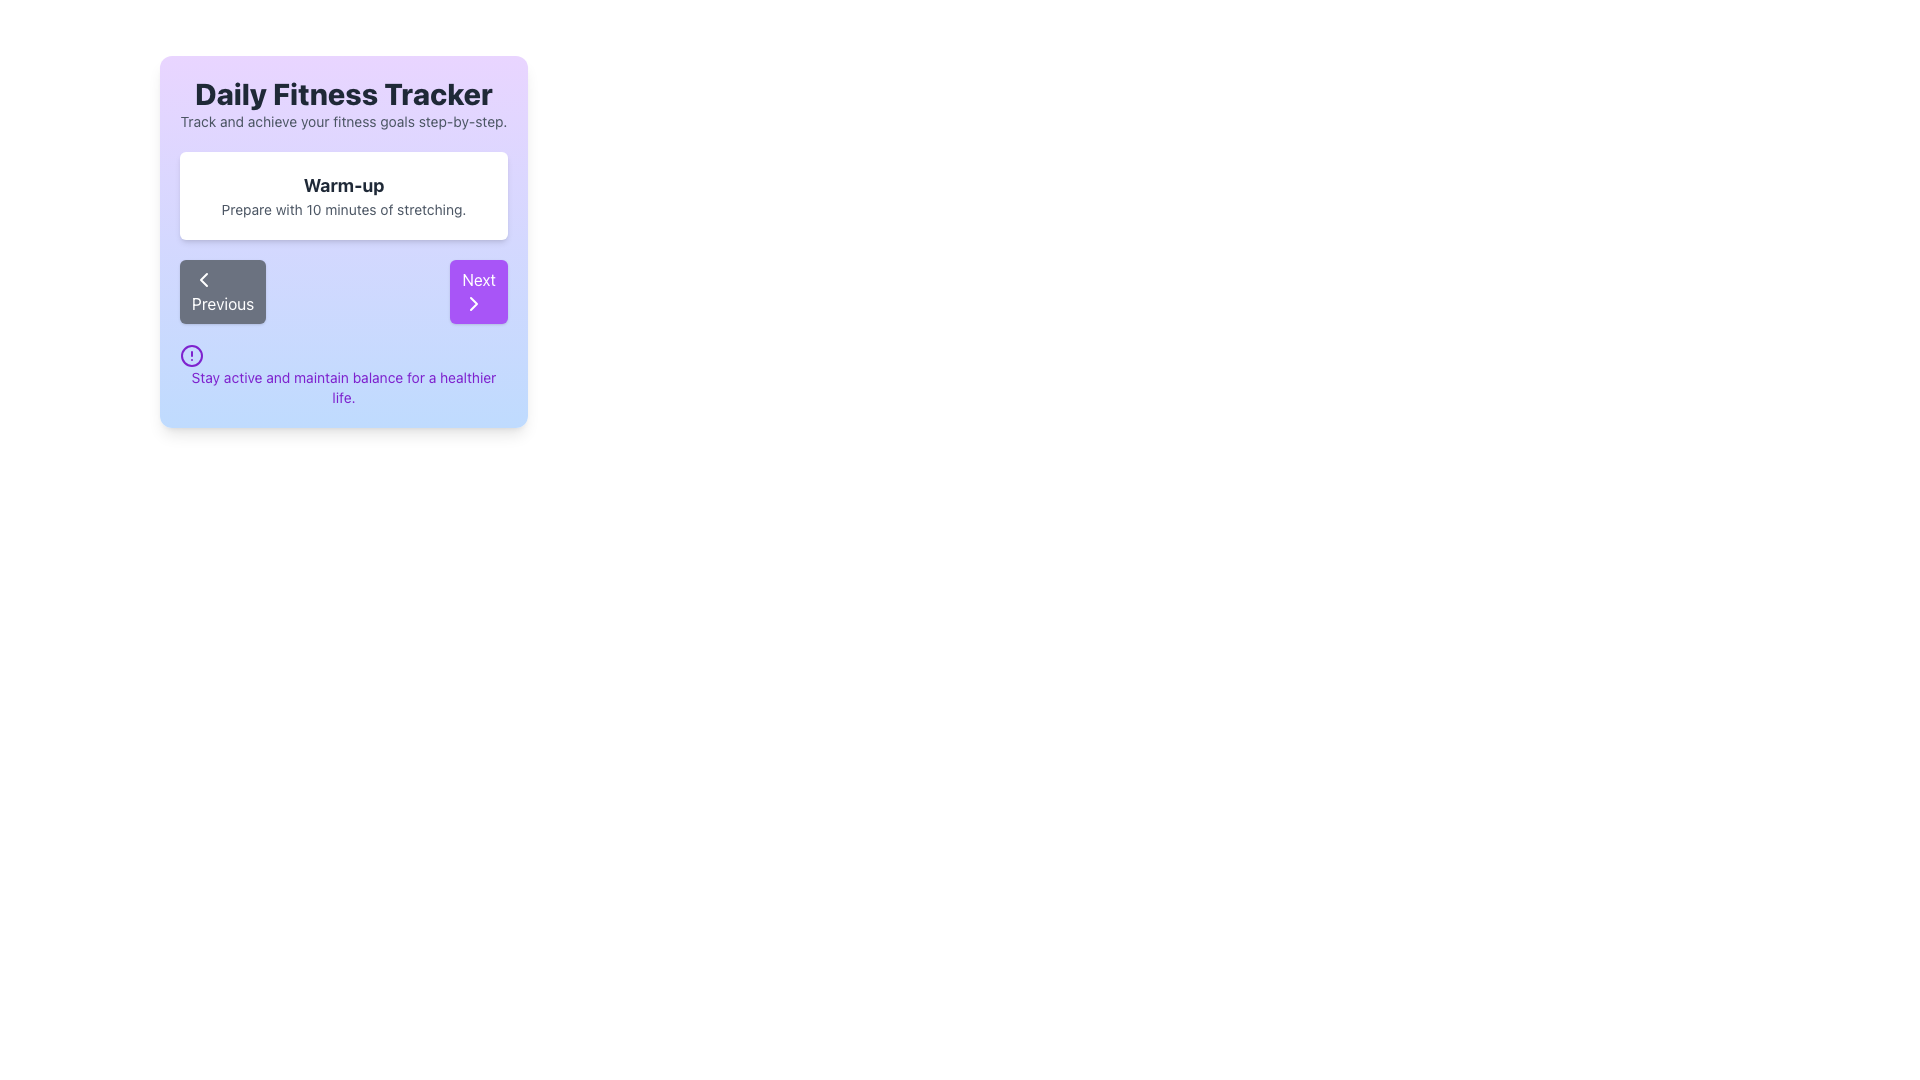 The width and height of the screenshot is (1920, 1080). Describe the element at coordinates (344, 292) in the screenshot. I see `the 'Next' button on the Navigation bar` at that location.